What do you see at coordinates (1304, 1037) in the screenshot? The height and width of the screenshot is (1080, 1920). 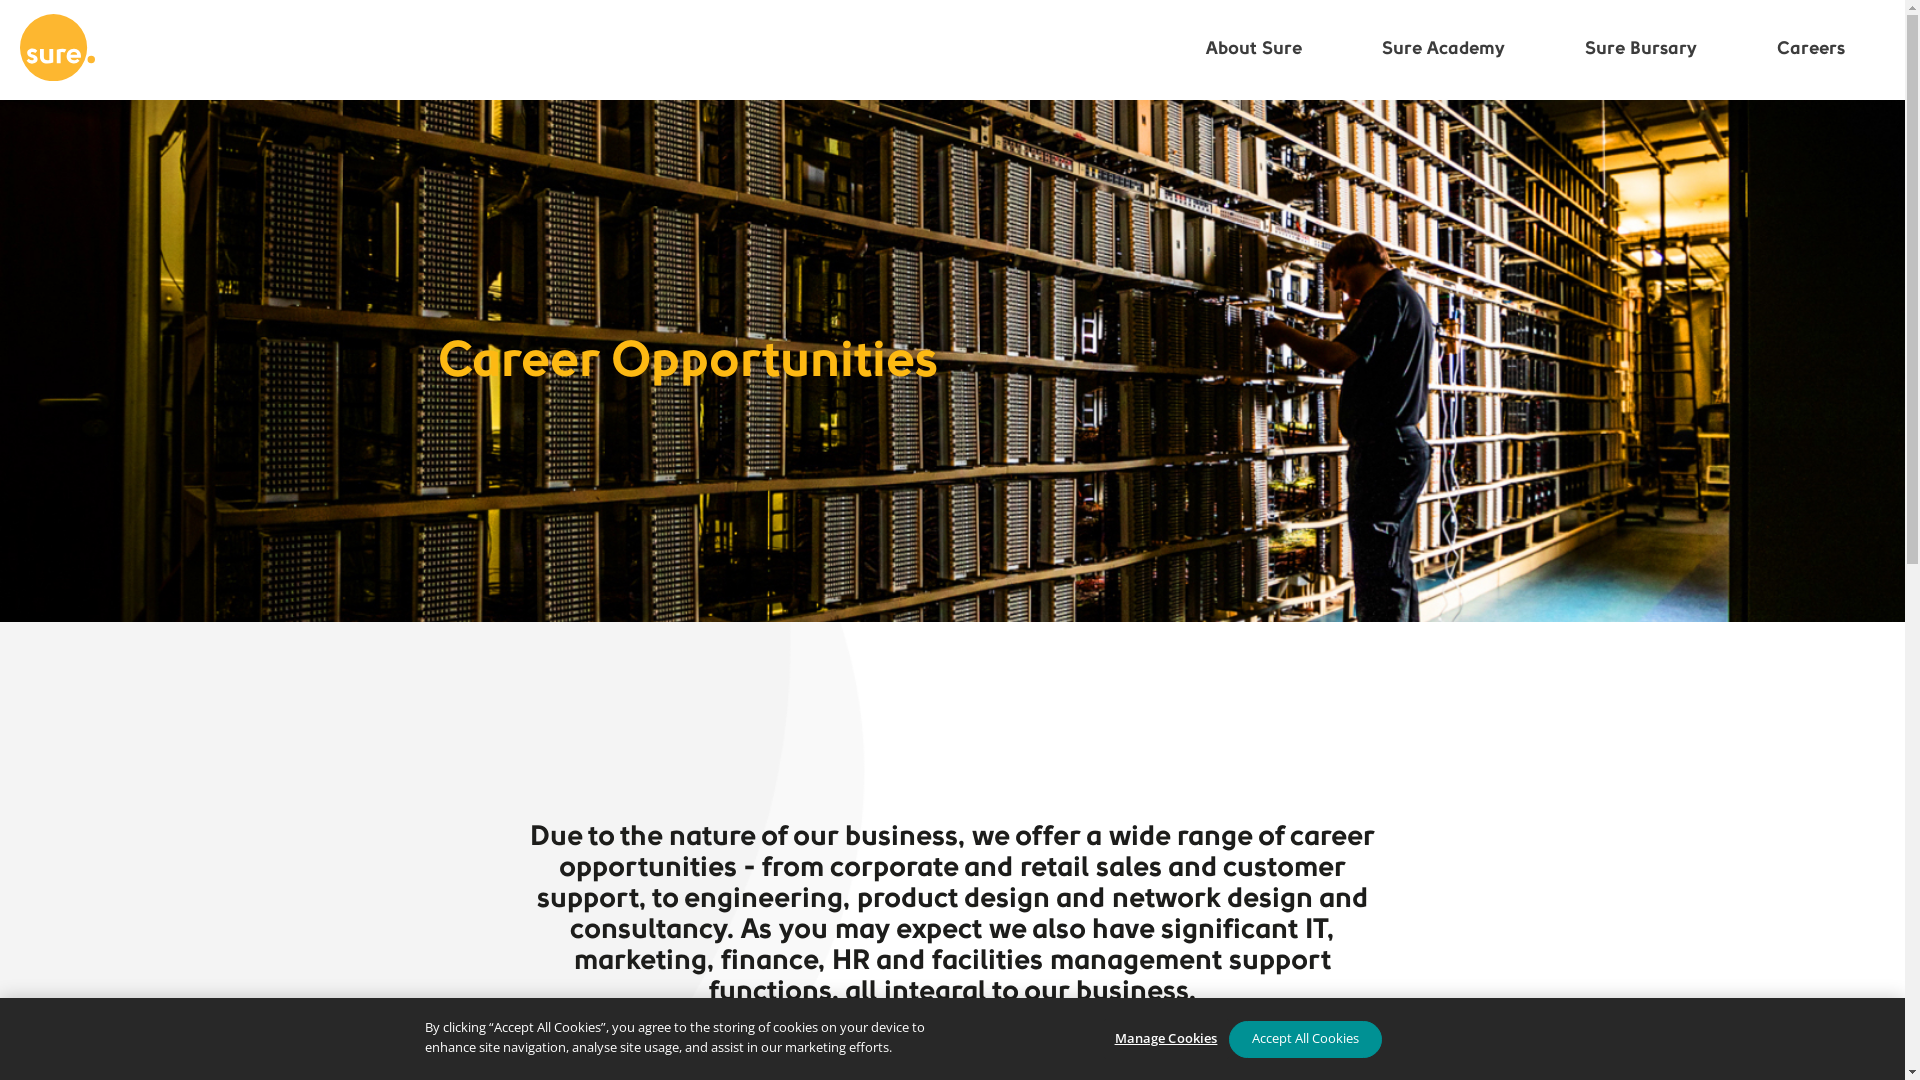 I see `'Accept All Cookies'` at bounding box center [1304, 1037].